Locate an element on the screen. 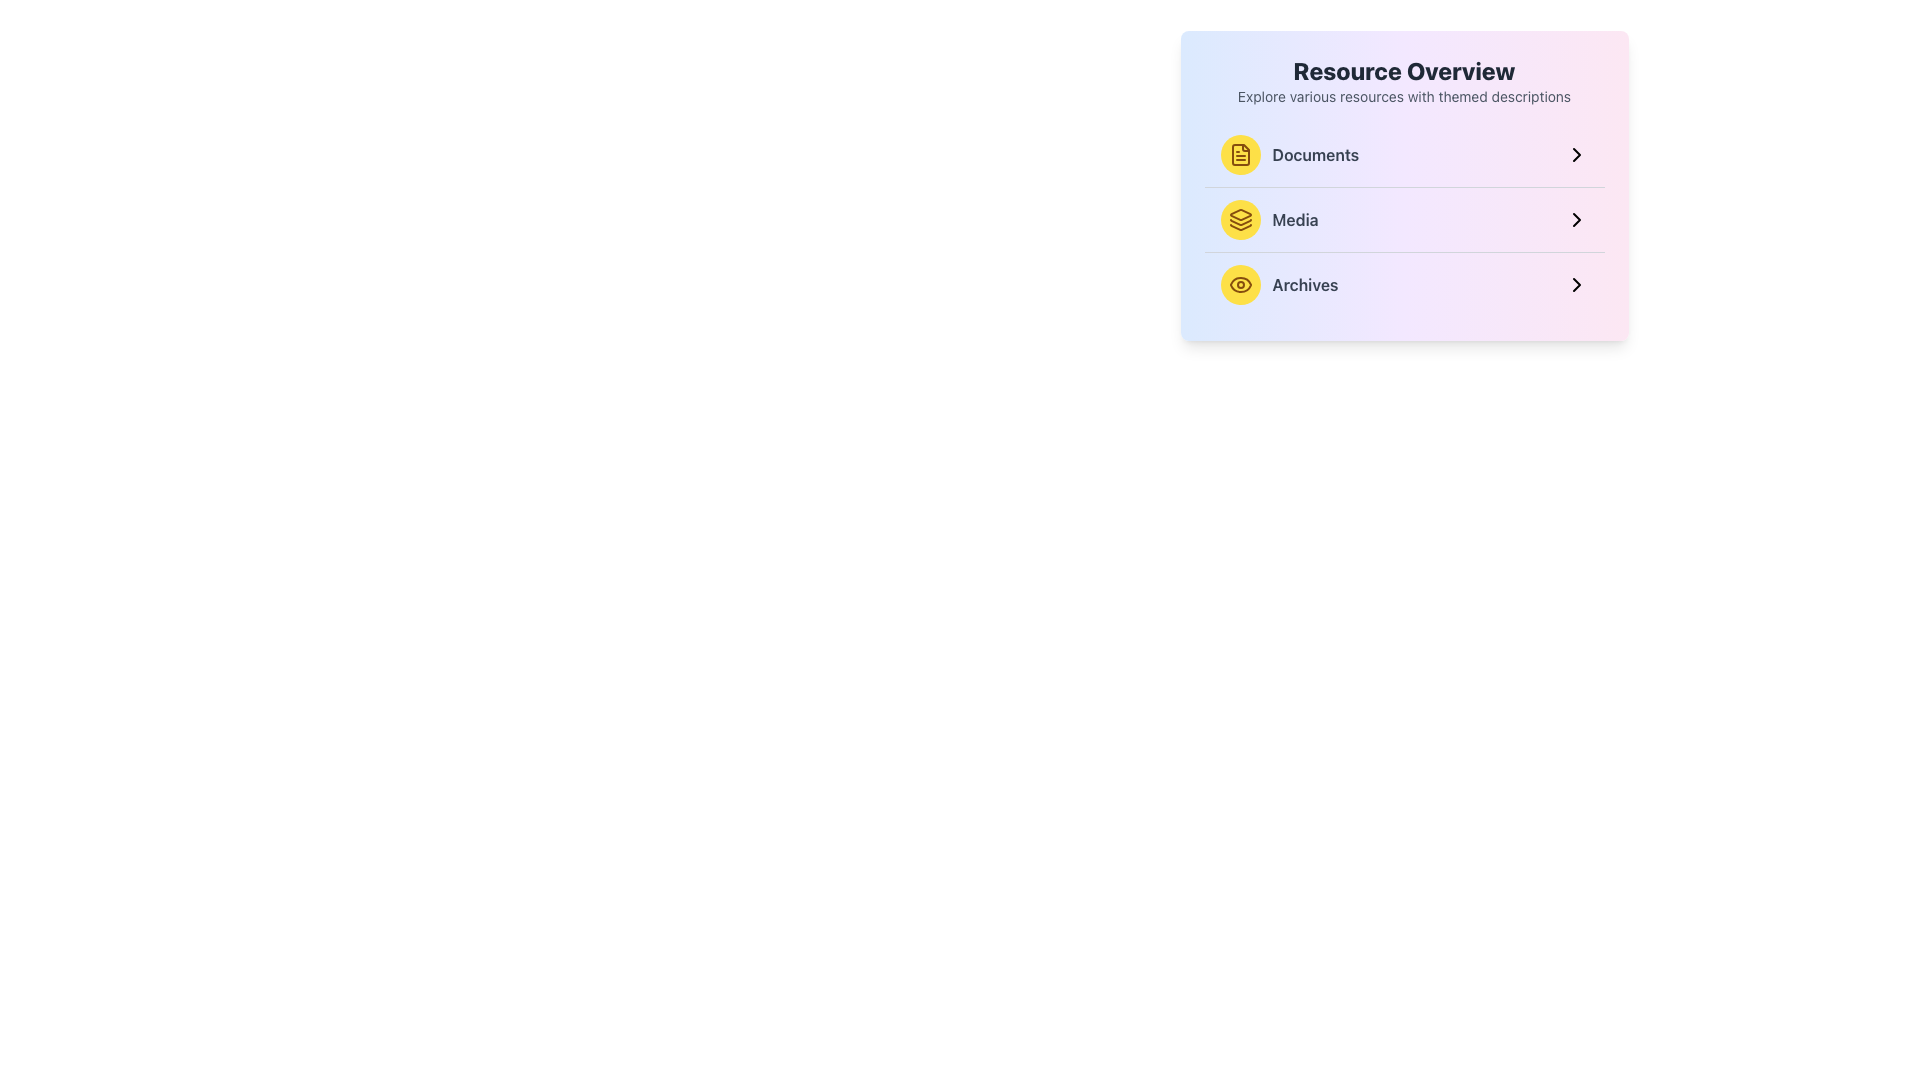 This screenshot has width=1920, height=1080. the text label reading 'Documents', which is part of a vertically aligned list within a card interface and positioned to the right of a document icon is located at coordinates (1315, 153).